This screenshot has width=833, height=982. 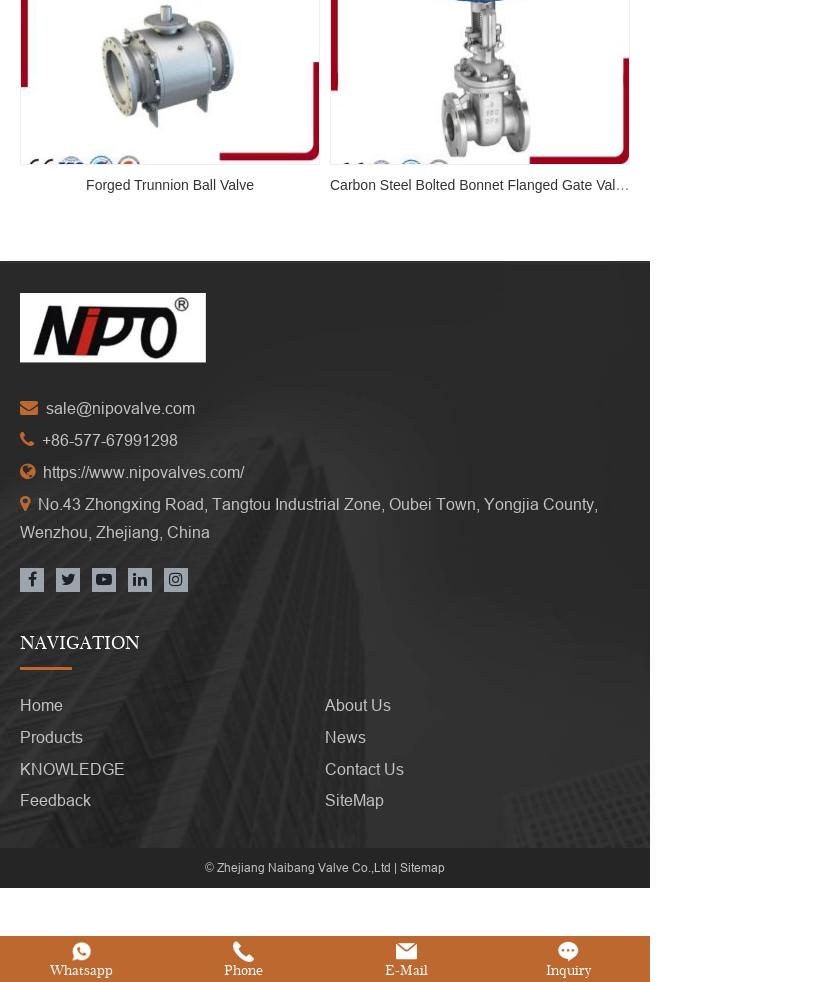 I want to click on 'Products', so click(x=51, y=735).